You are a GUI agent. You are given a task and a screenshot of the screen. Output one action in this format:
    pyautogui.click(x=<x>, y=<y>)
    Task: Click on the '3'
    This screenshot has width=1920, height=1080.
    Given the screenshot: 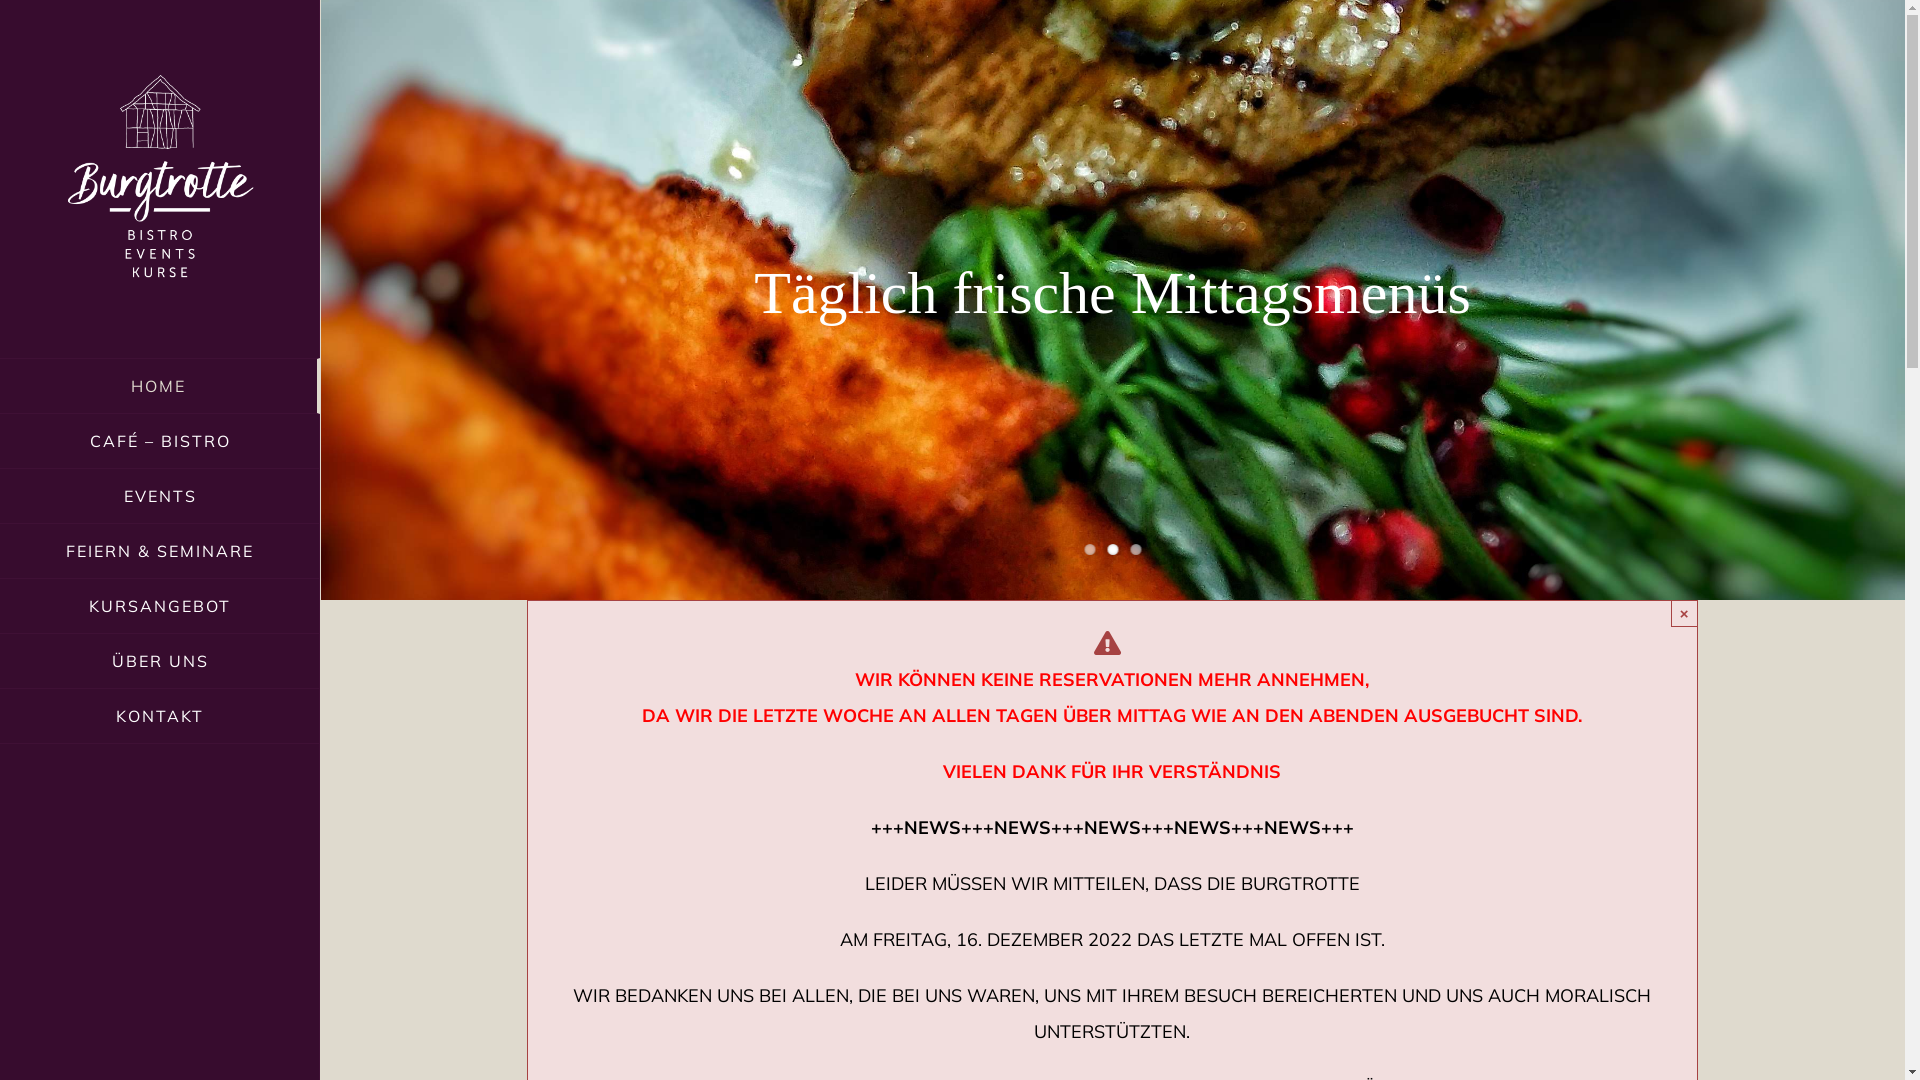 What is the action you would take?
    pyautogui.click(x=1135, y=549)
    